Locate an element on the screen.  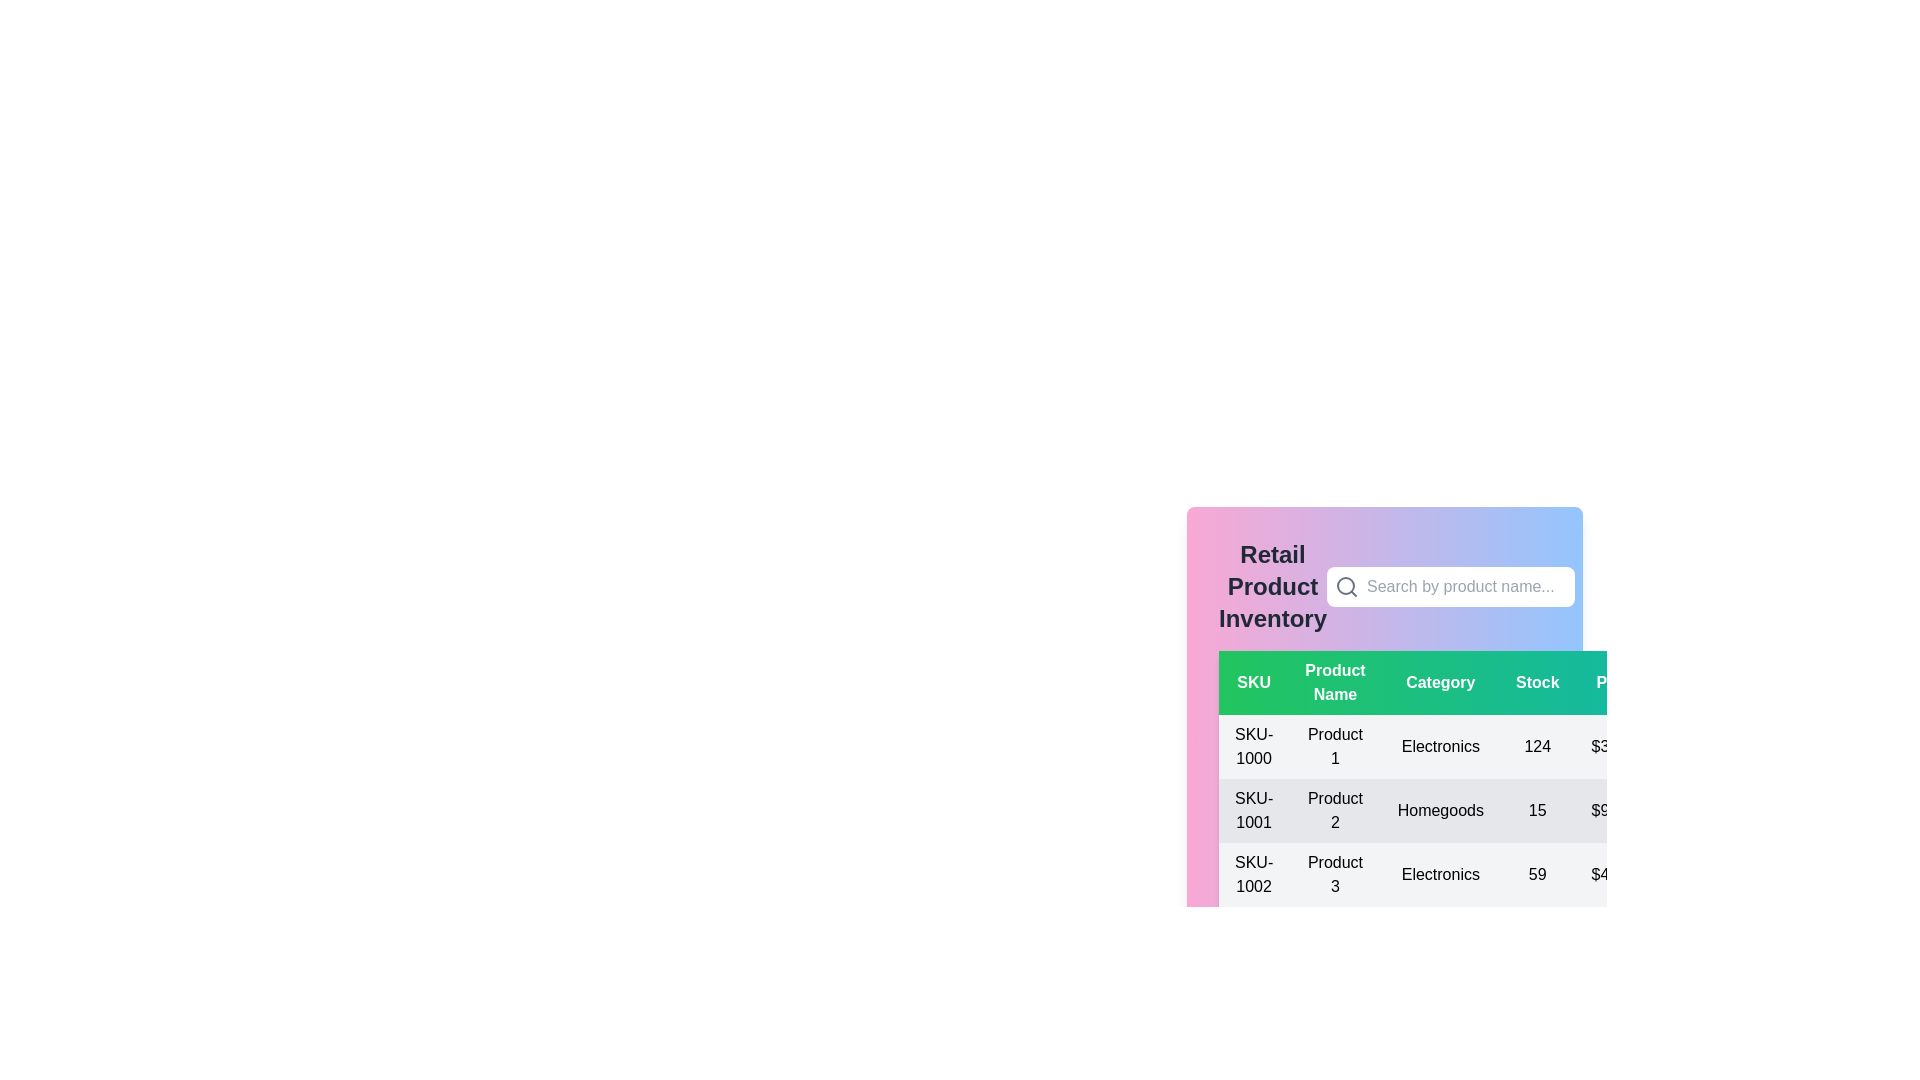
the text in the first cell of the table is located at coordinates (1252, 747).